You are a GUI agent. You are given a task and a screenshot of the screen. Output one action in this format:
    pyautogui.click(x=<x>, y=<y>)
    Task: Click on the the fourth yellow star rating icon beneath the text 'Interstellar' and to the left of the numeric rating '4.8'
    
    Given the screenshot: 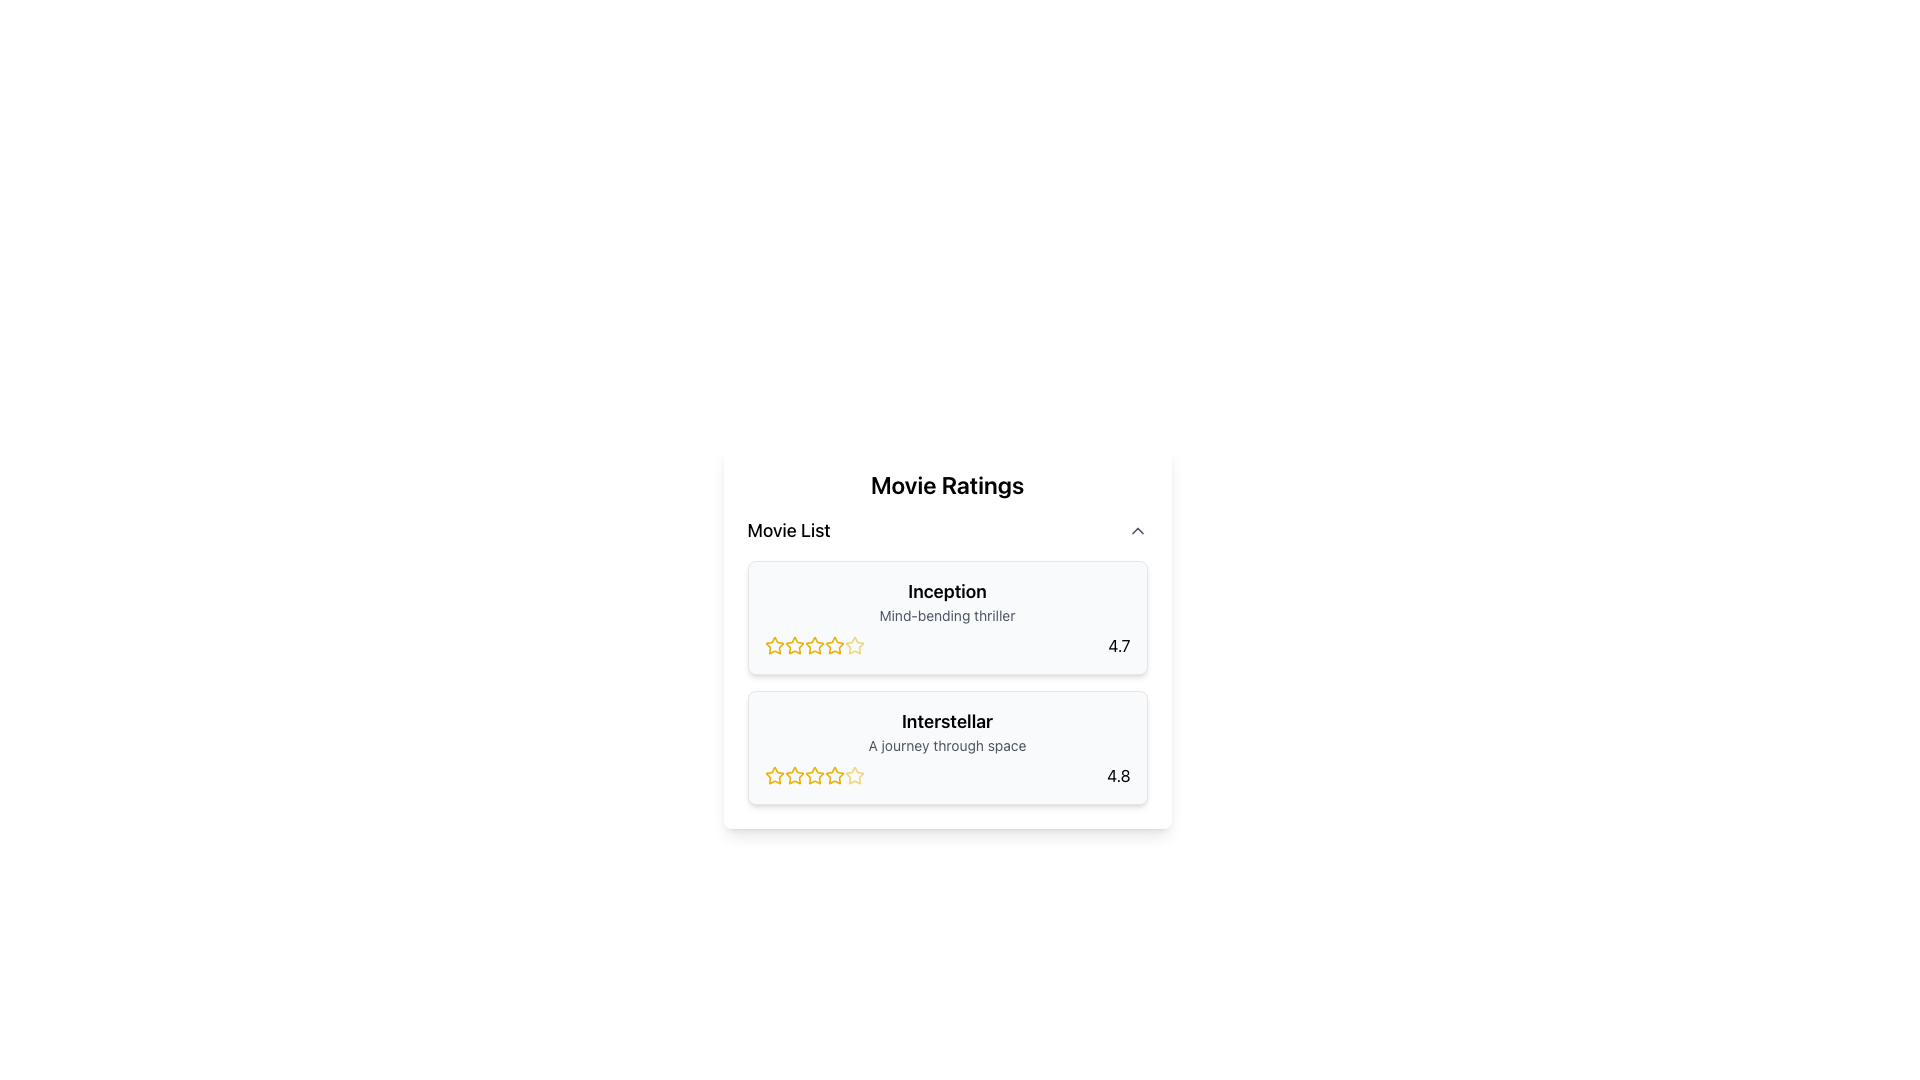 What is the action you would take?
    pyautogui.click(x=834, y=774)
    